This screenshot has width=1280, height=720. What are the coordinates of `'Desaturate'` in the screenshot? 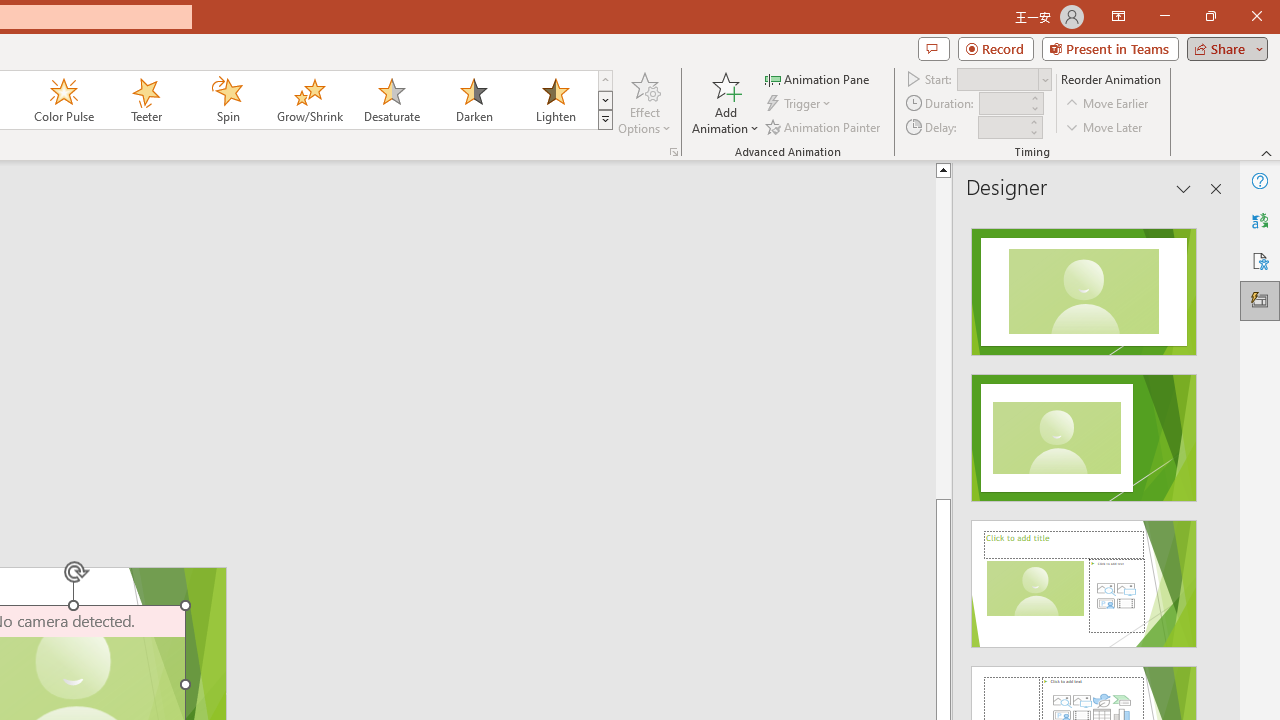 It's located at (391, 100).